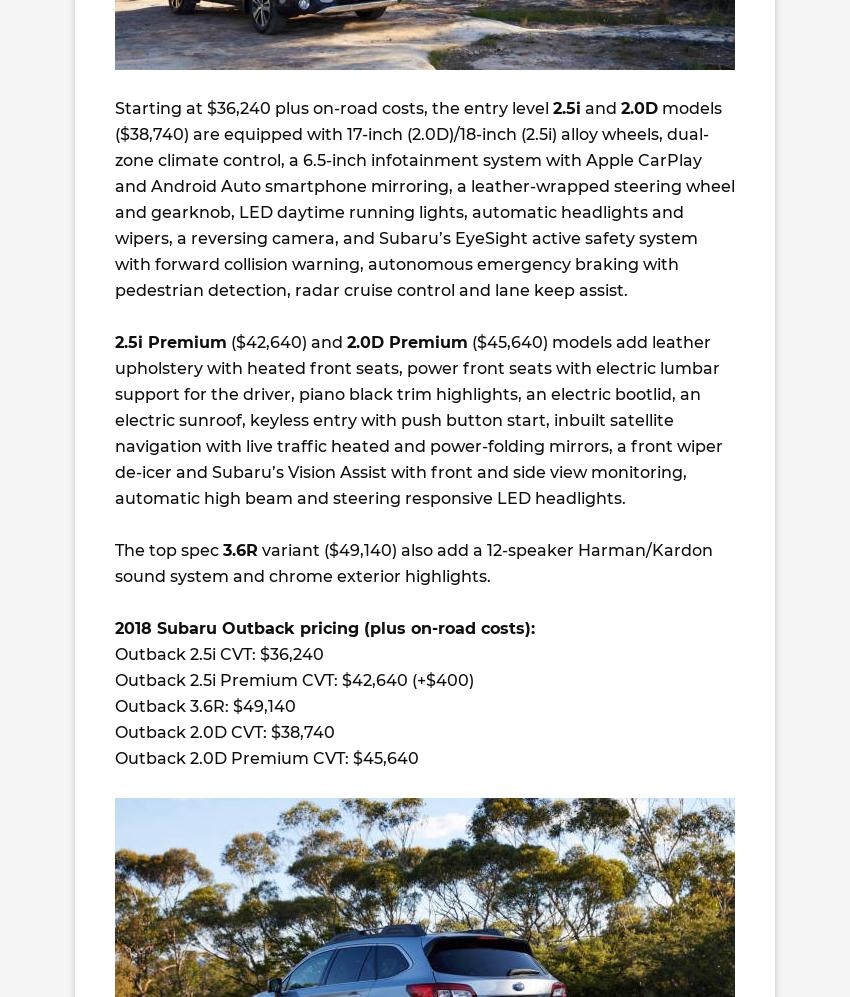 This screenshot has height=997, width=850. What do you see at coordinates (204, 705) in the screenshot?
I see `'Outback 3.6R: $49,140'` at bounding box center [204, 705].